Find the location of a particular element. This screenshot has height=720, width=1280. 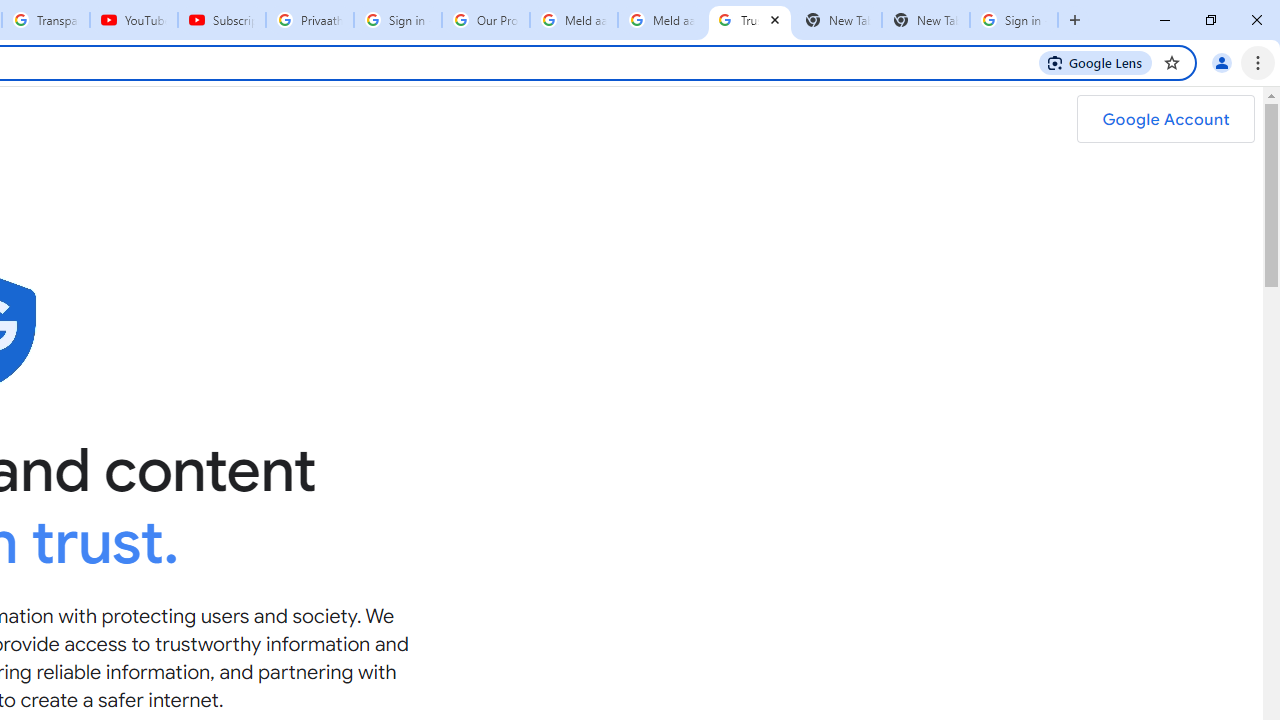

'Close' is located at coordinates (774, 19).